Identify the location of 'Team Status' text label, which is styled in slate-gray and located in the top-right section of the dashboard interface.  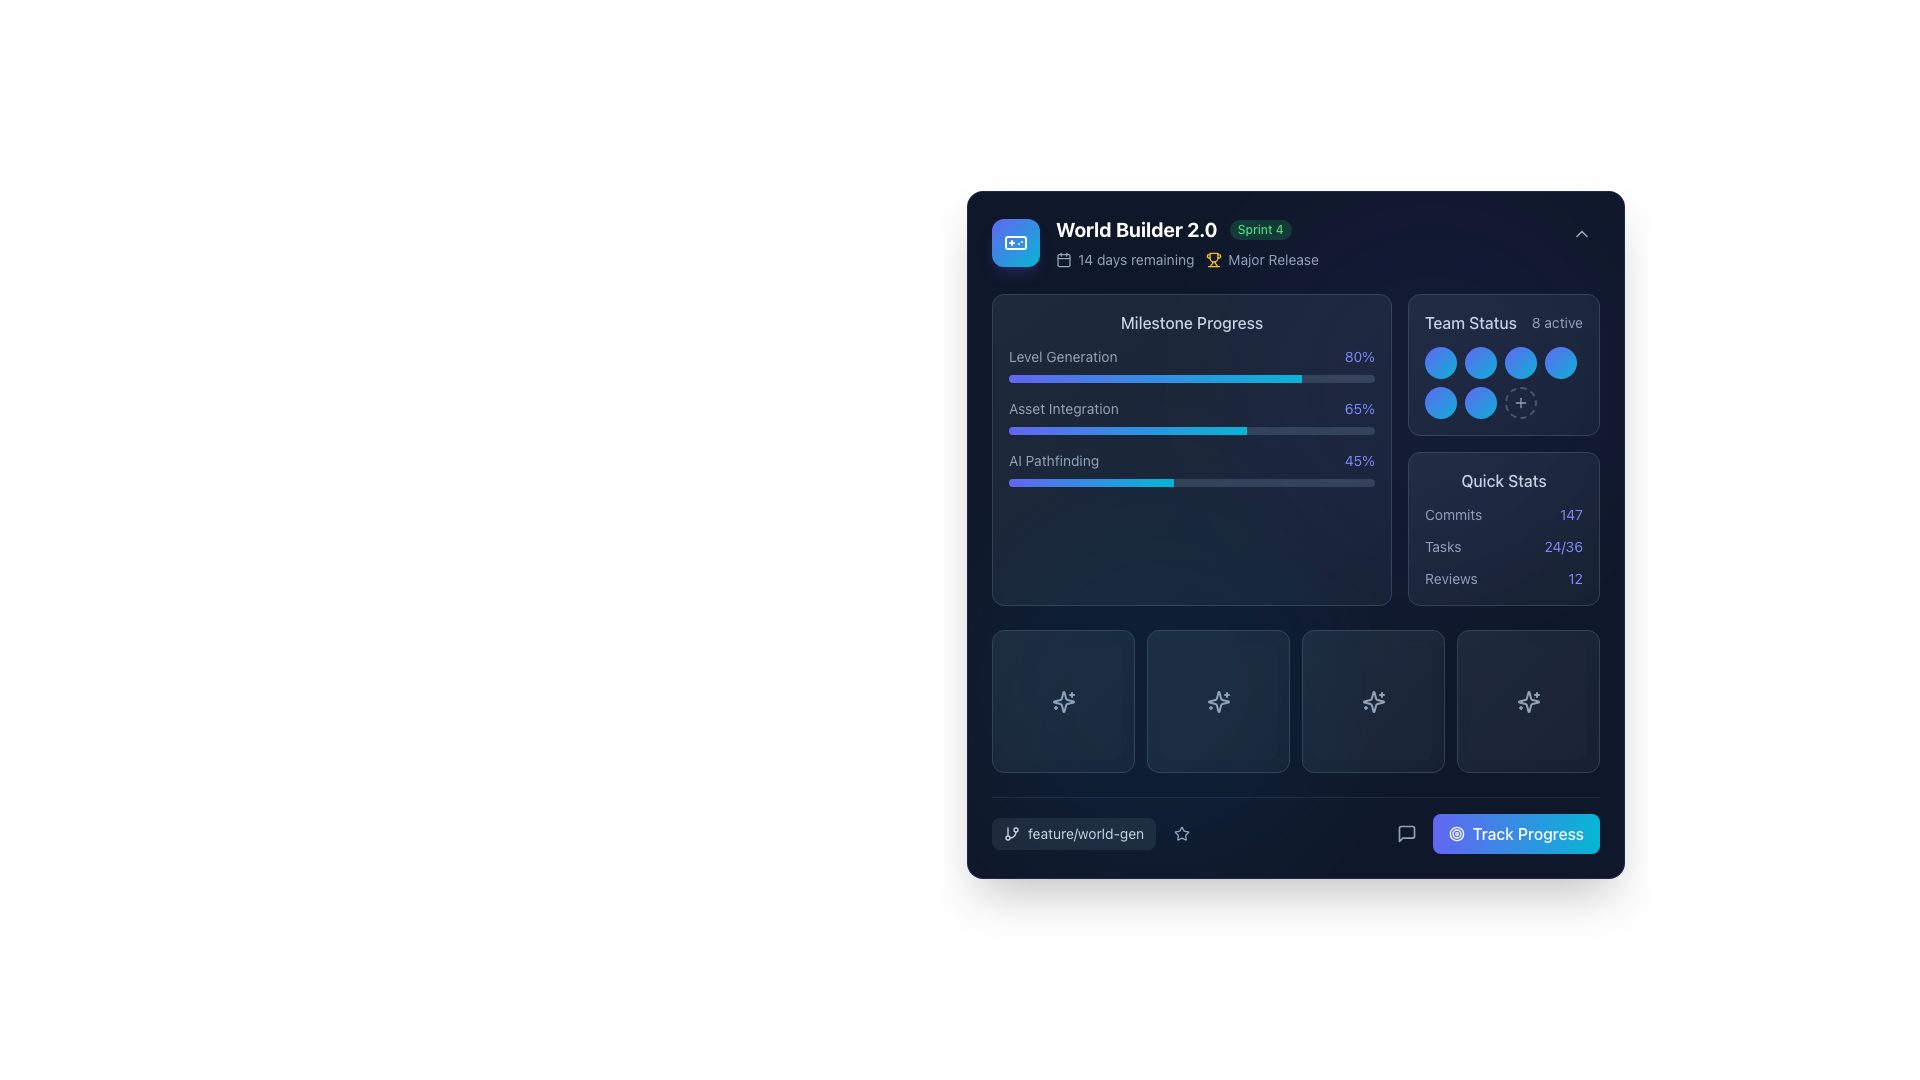
(1471, 322).